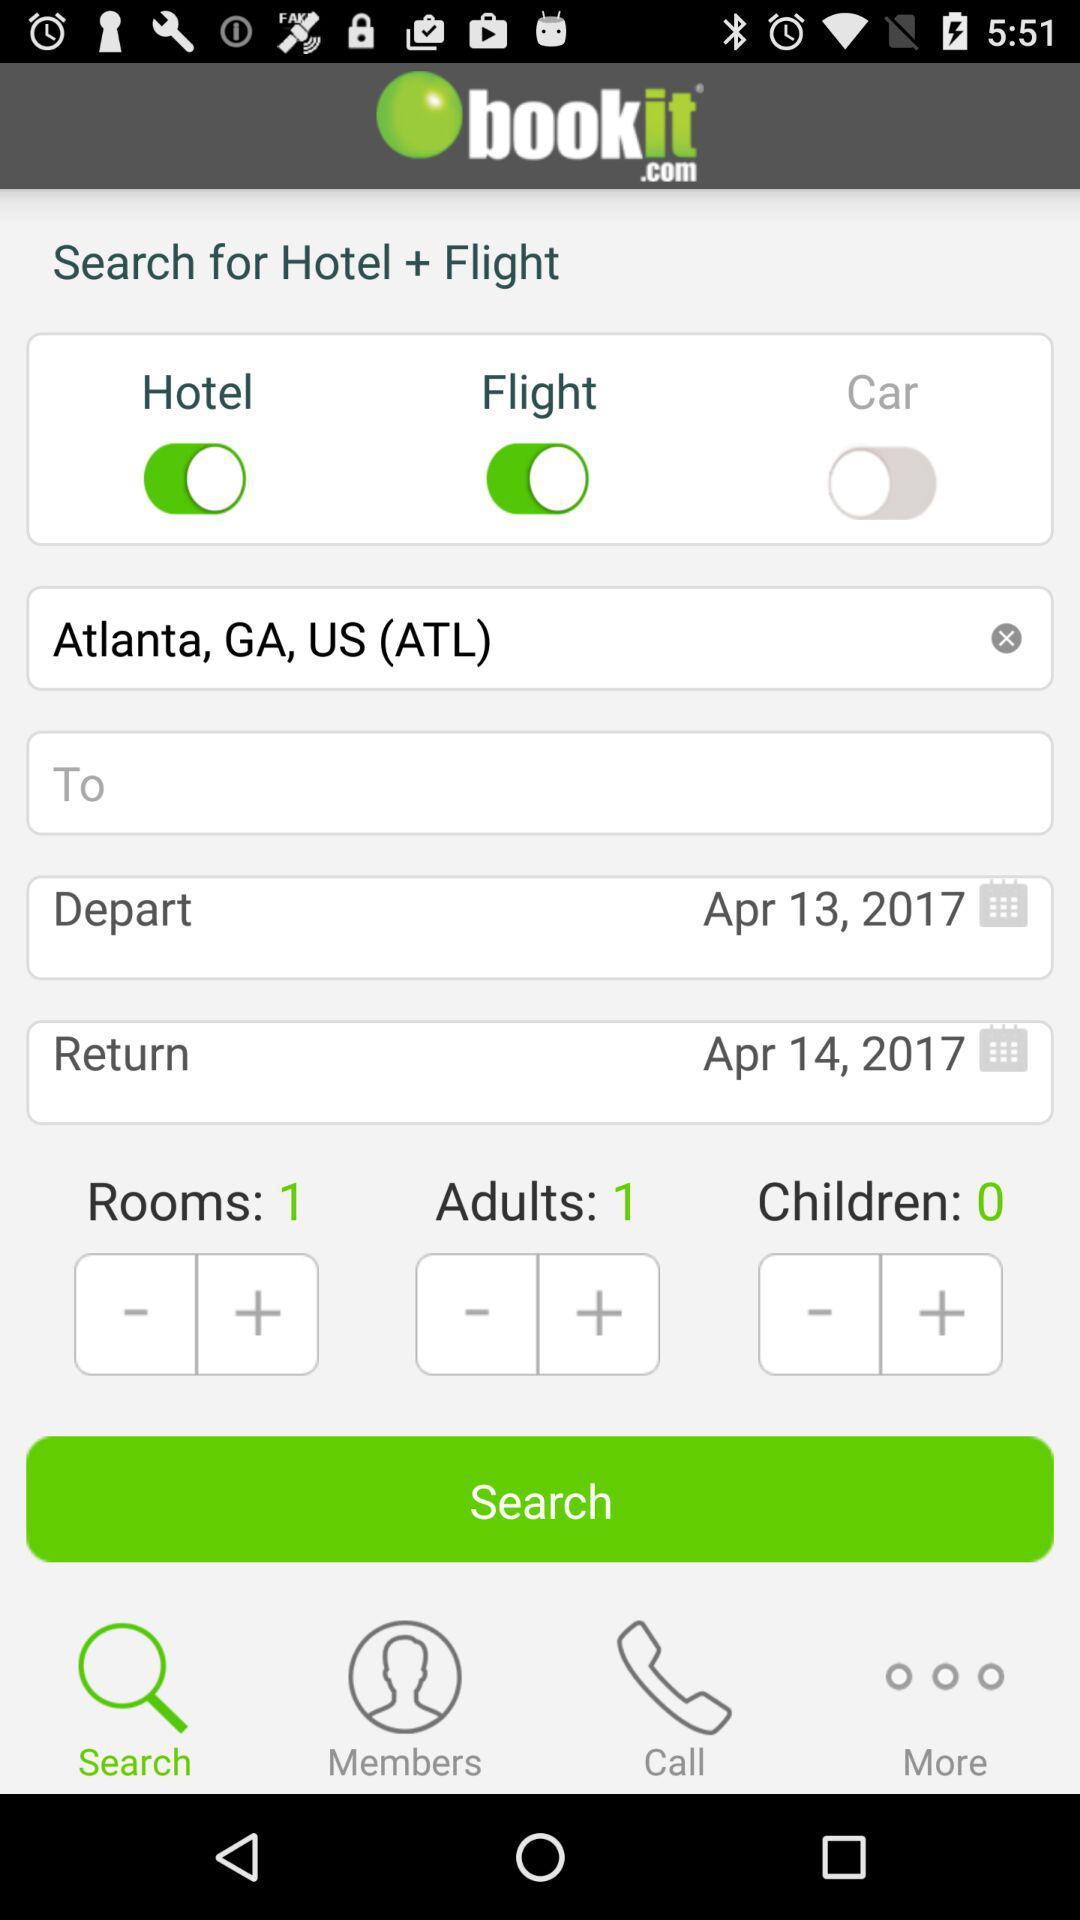 This screenshot has width=1080, height=1920. What do you see at coordinates (540, 781) in the screenshot?
I see `the icon above depart icon` at bounding box center [540, 781].